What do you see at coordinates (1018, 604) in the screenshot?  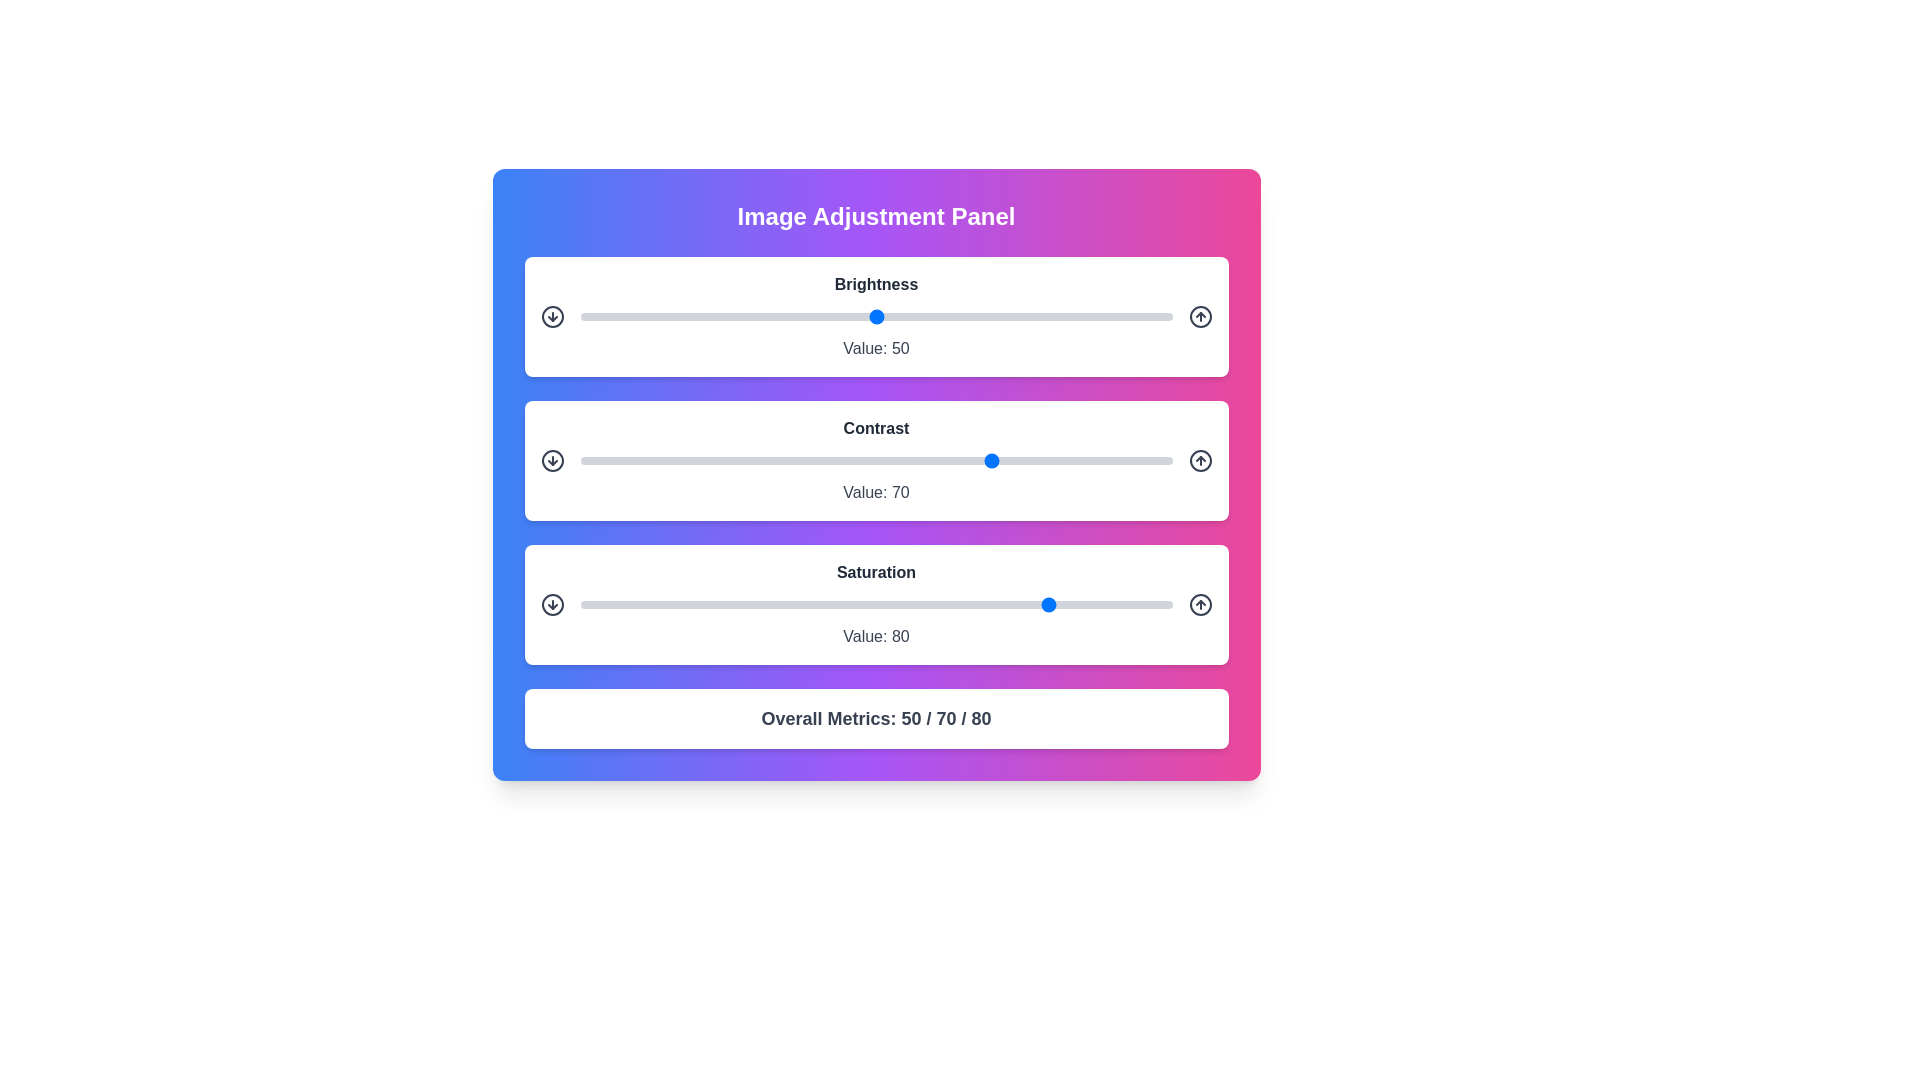 I see `saturation level` at bounding box center [1018, 604].